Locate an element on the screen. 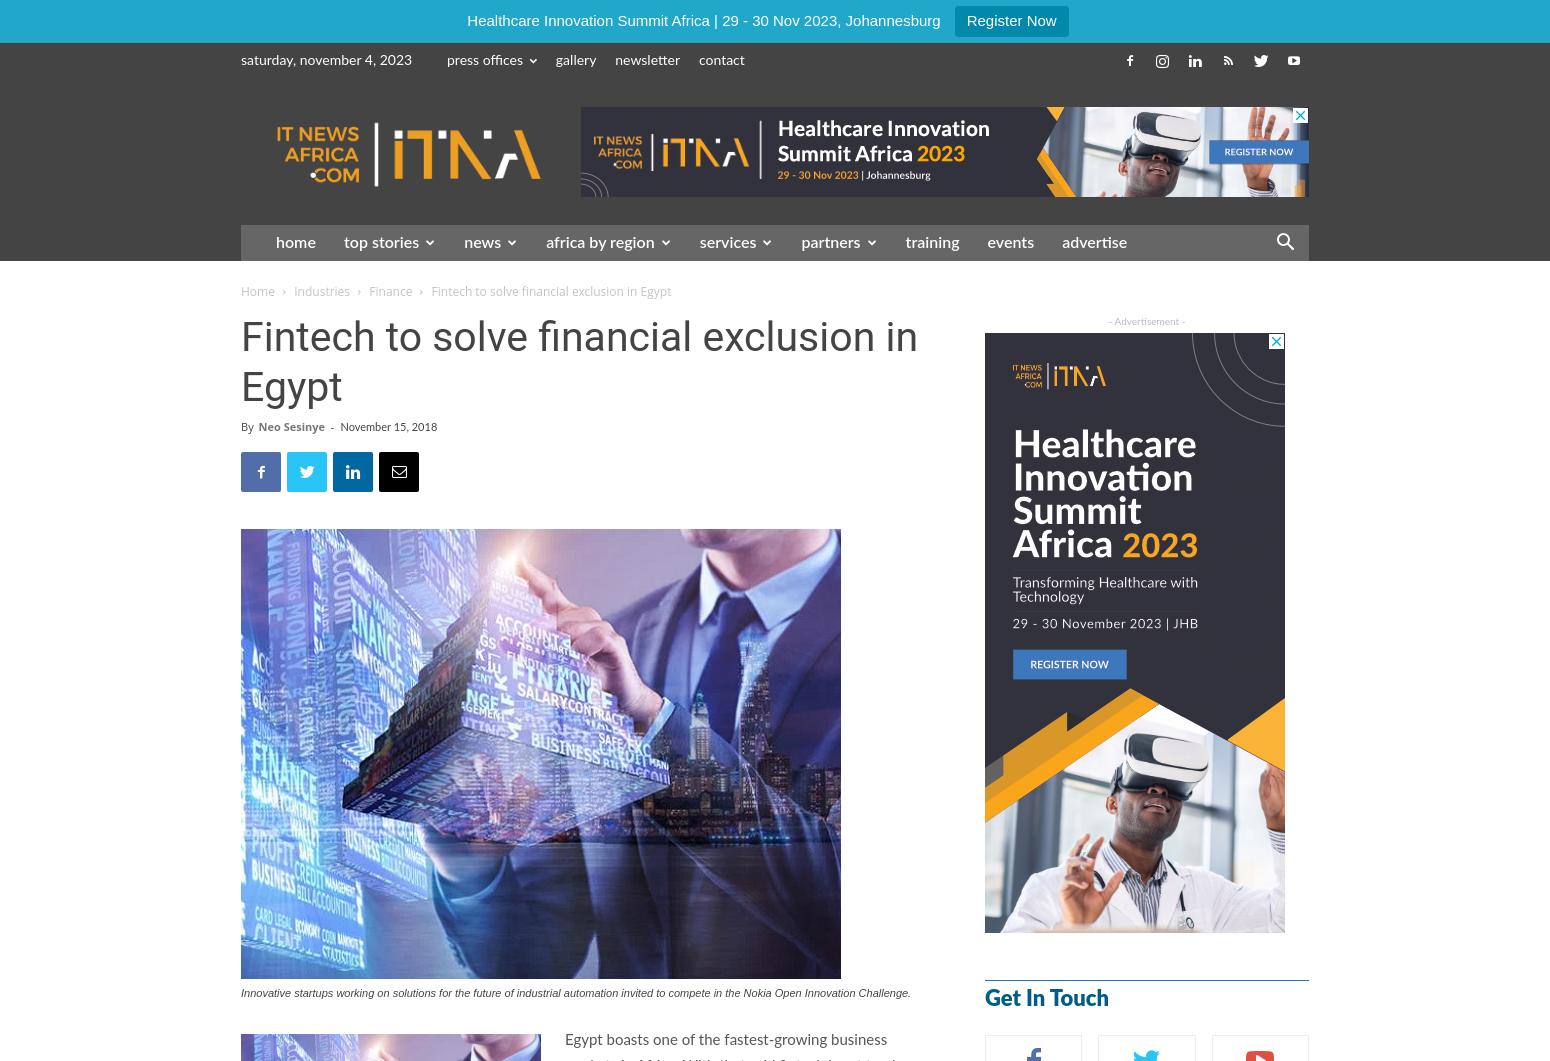 This screenshot has width=1550, height=1061. 'By' is located at coordinates (247, 426).